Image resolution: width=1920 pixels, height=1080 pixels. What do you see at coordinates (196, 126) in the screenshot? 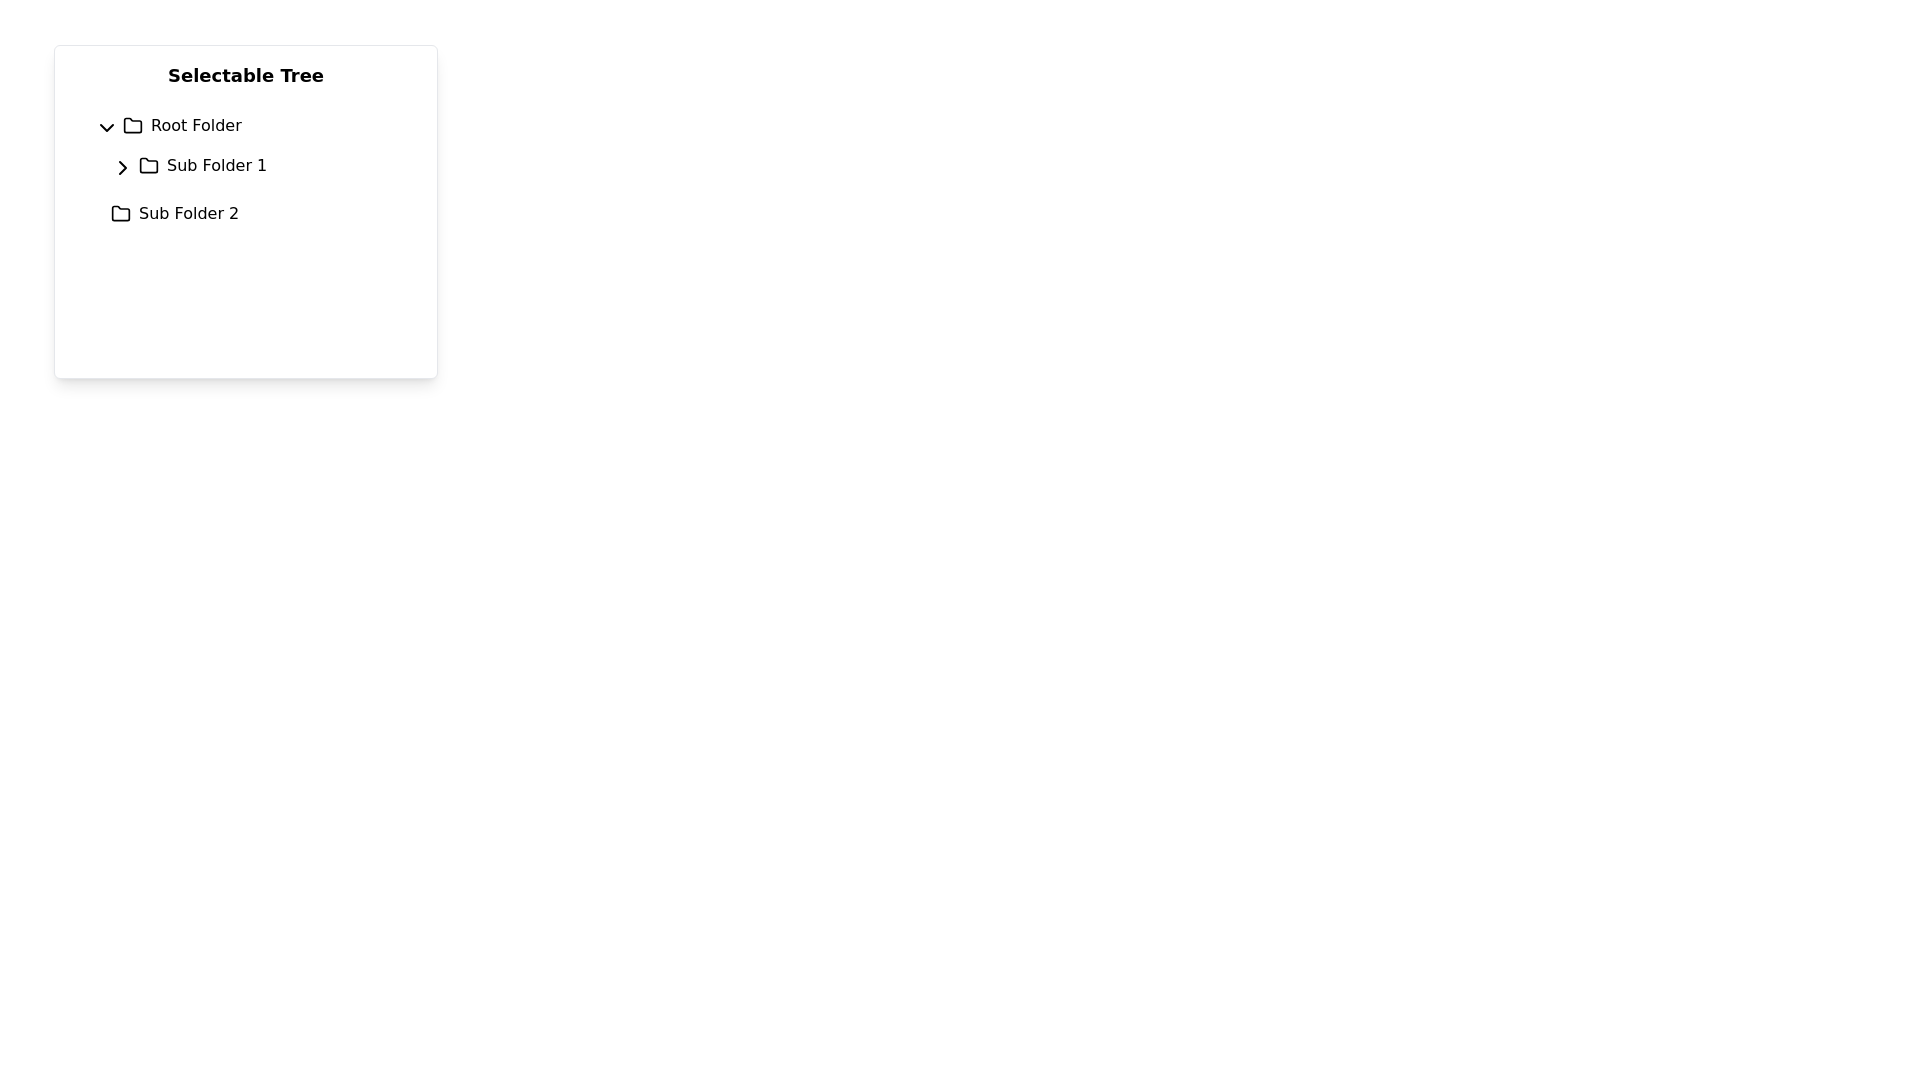
I see `the text label that identifies the primary folder in the tree-structured navigation menu` at bounding box center [196, 126].